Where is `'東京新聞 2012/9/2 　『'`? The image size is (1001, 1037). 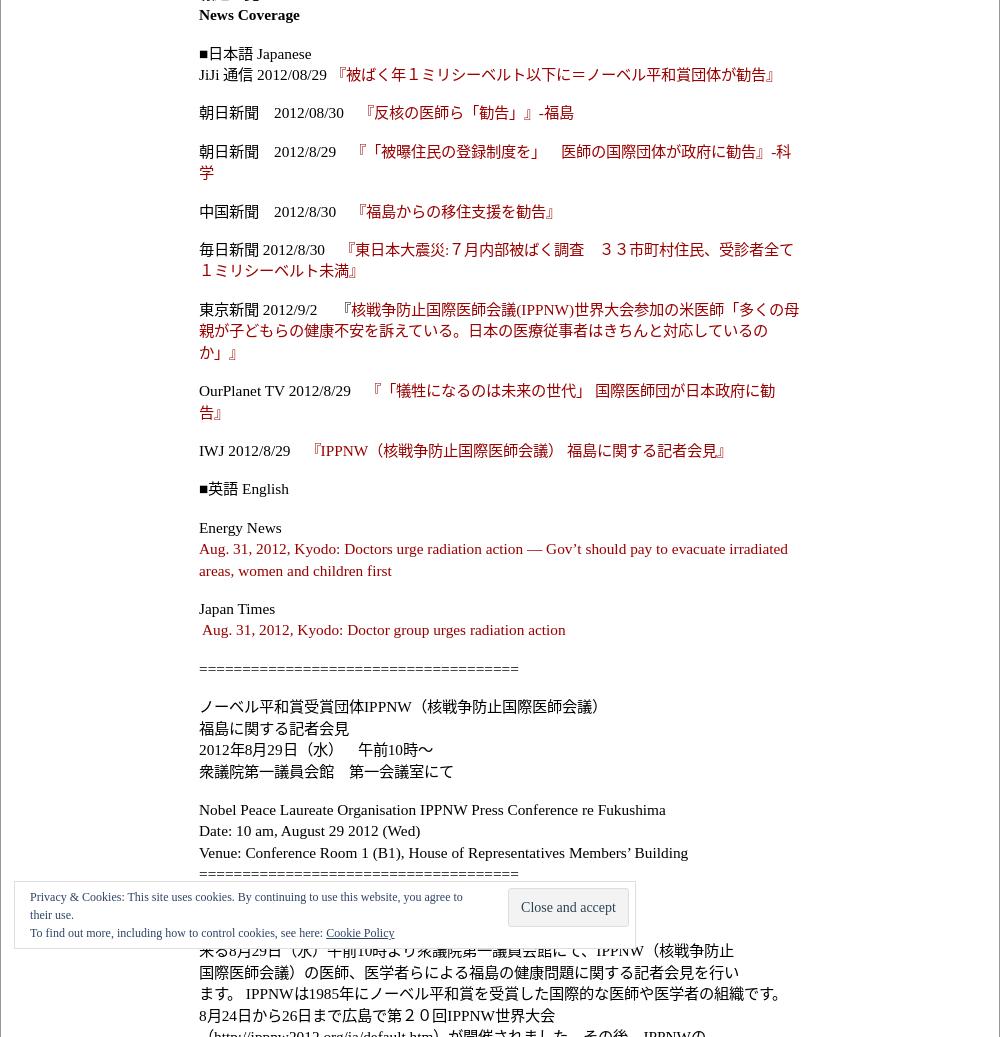 '東京新聞 2012/9/2 　『' is located at coordinates (273, 307).